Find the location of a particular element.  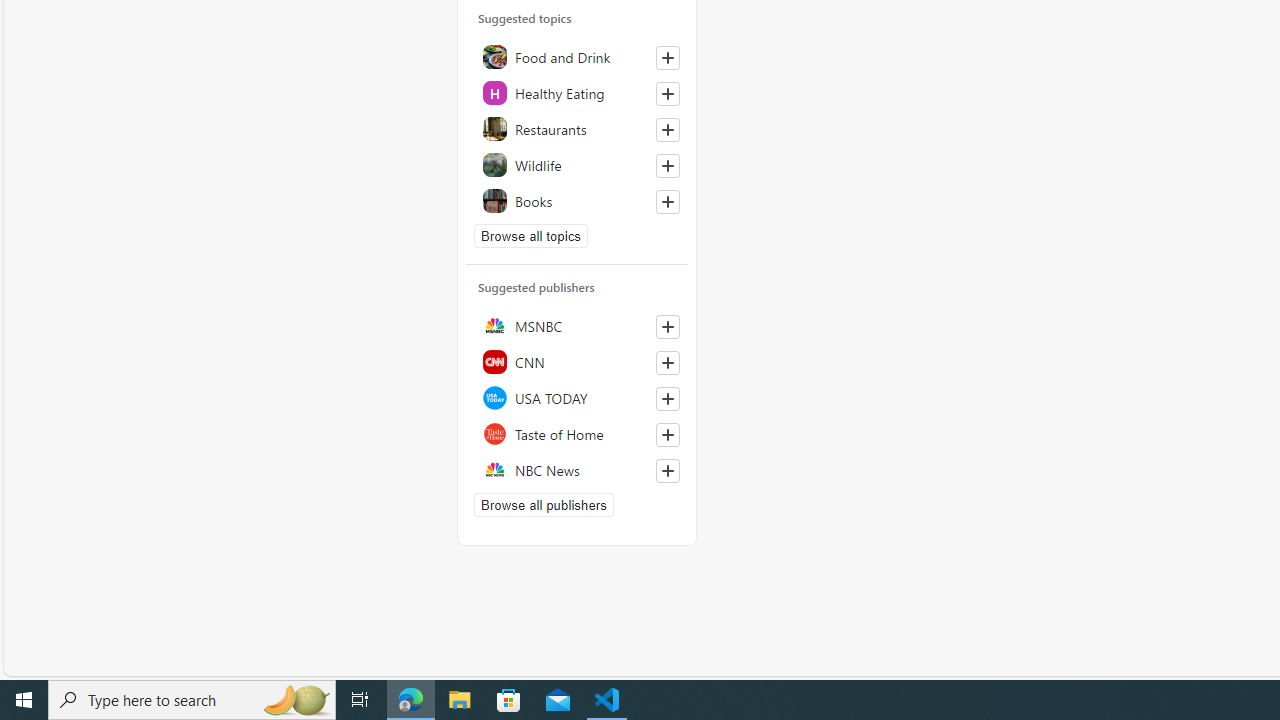

'Browse all publishers' is located at coordinates (544, 504).